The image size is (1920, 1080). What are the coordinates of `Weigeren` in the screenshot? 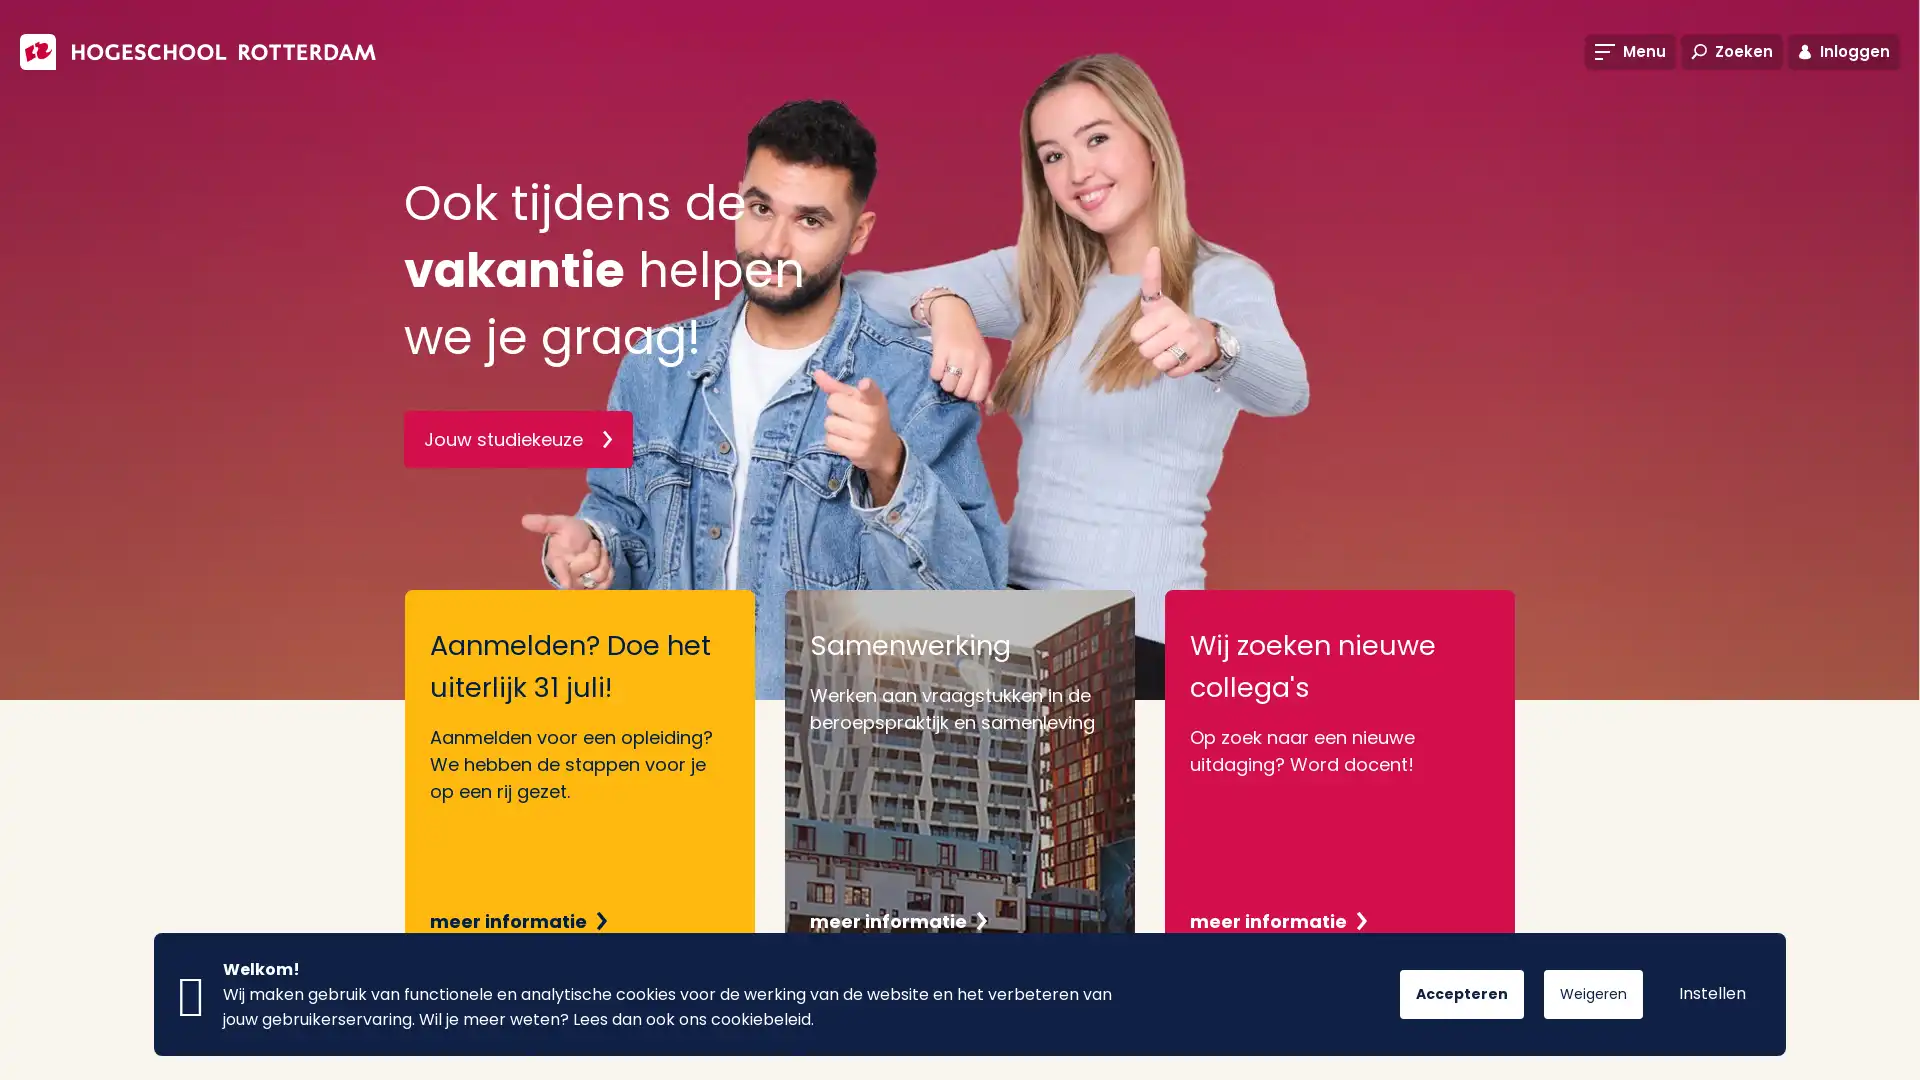 It's located at (1591, 994).